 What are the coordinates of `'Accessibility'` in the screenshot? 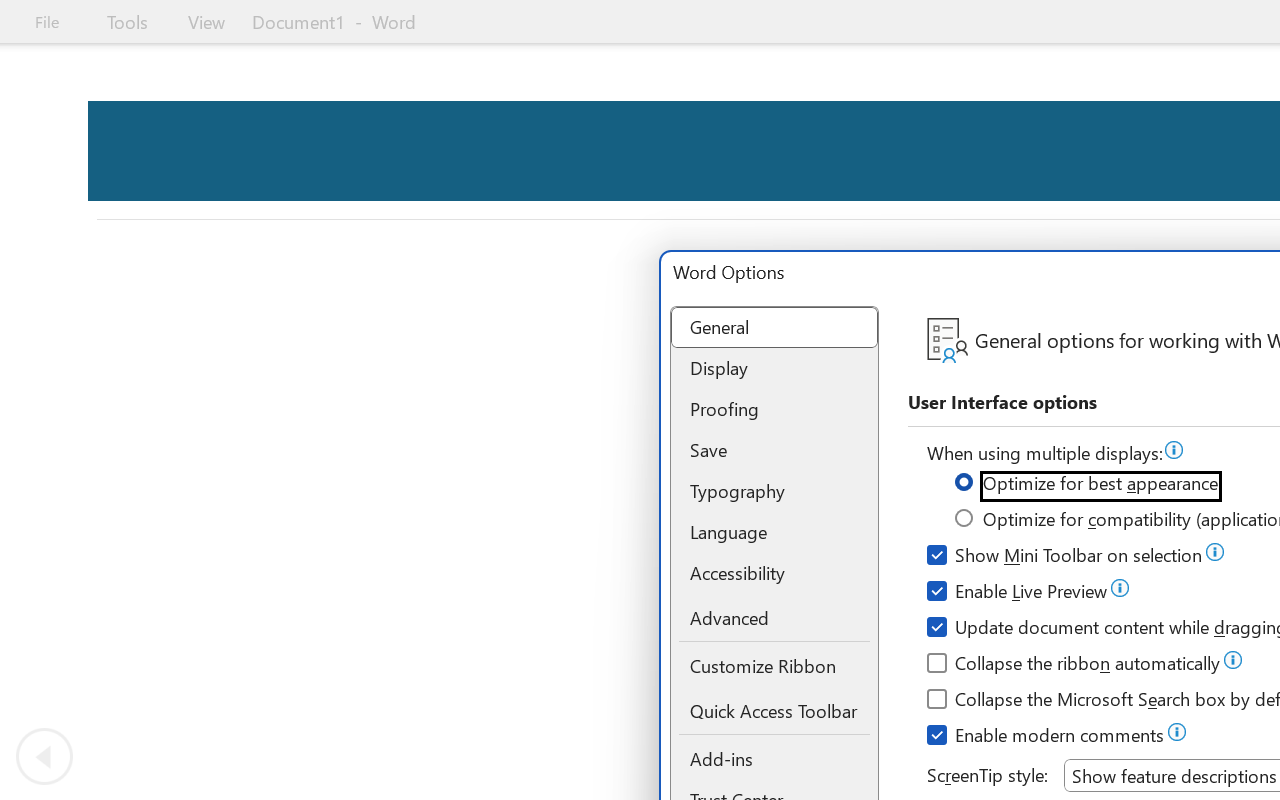 It's located at (773, 572).